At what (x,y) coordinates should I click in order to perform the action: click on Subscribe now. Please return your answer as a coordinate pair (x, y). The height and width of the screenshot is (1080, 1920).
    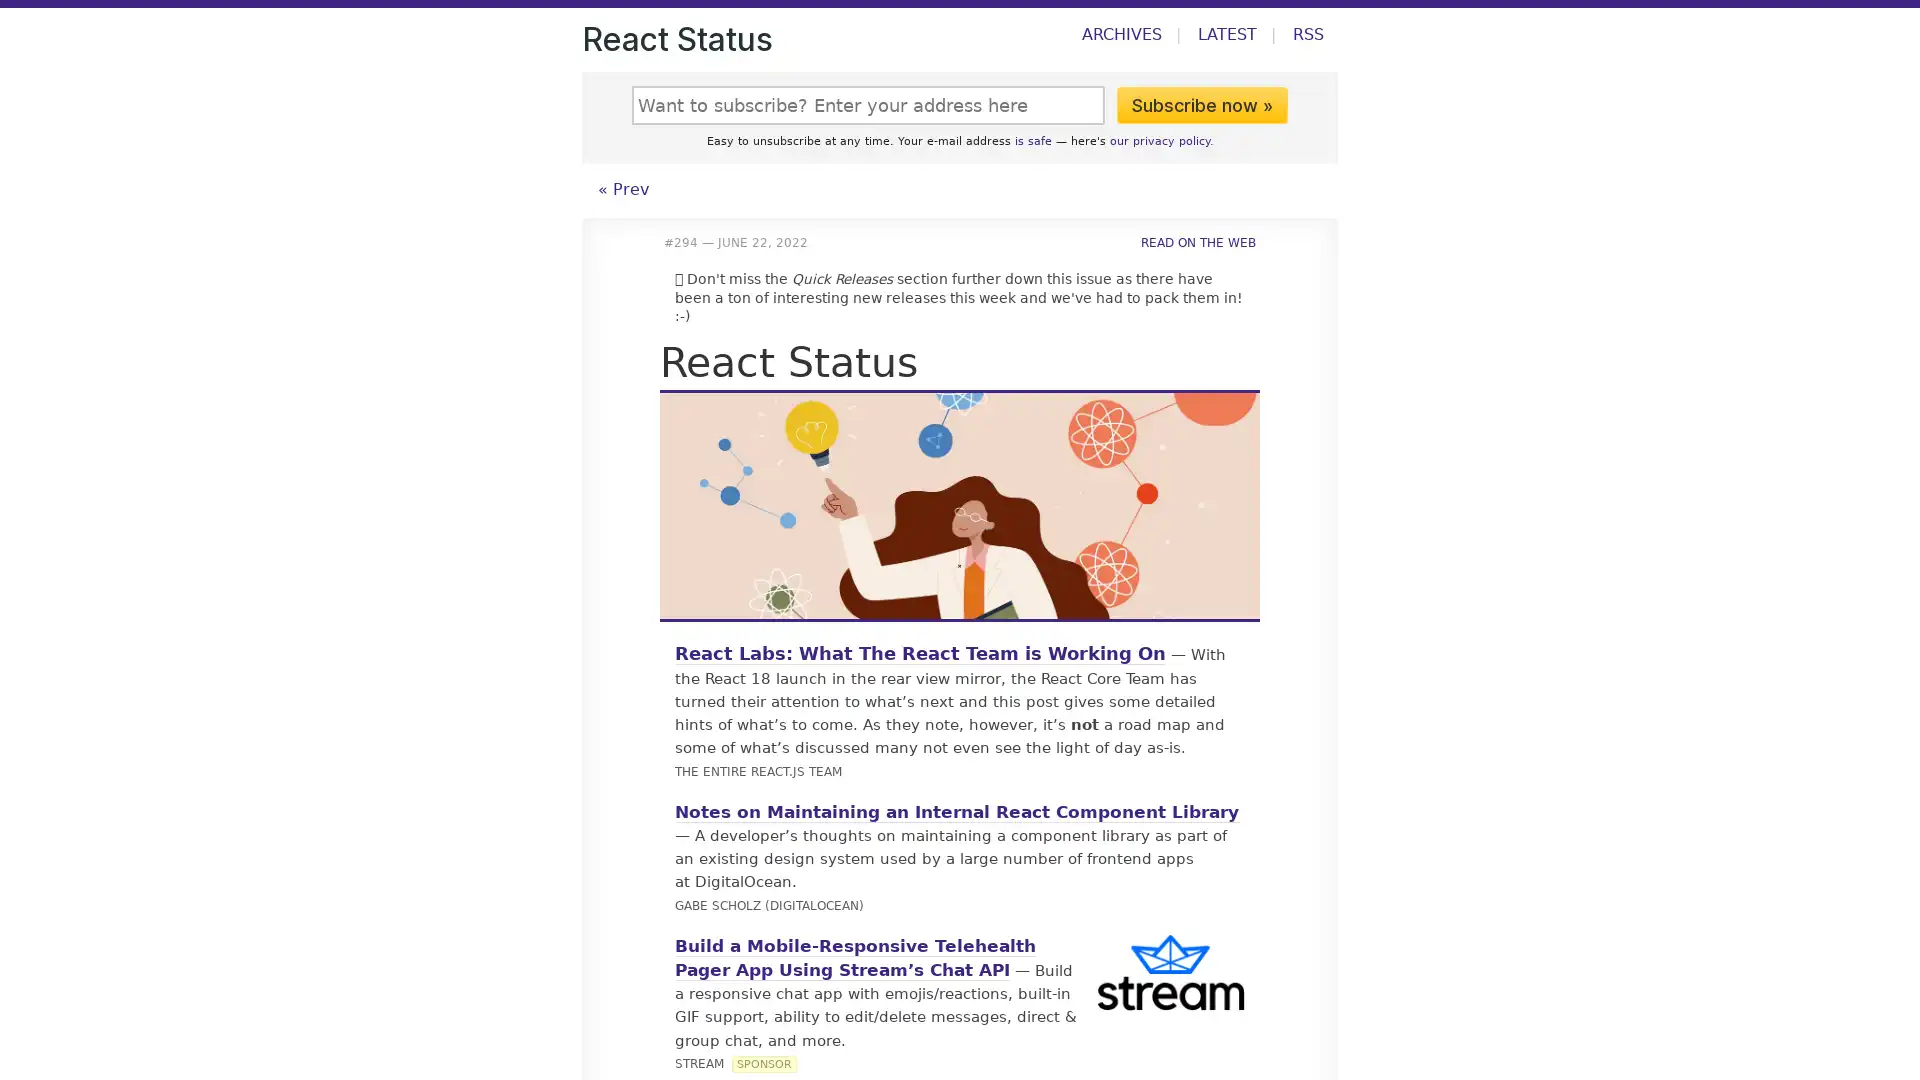
    Looking at the image, I should click on (1201, 105).